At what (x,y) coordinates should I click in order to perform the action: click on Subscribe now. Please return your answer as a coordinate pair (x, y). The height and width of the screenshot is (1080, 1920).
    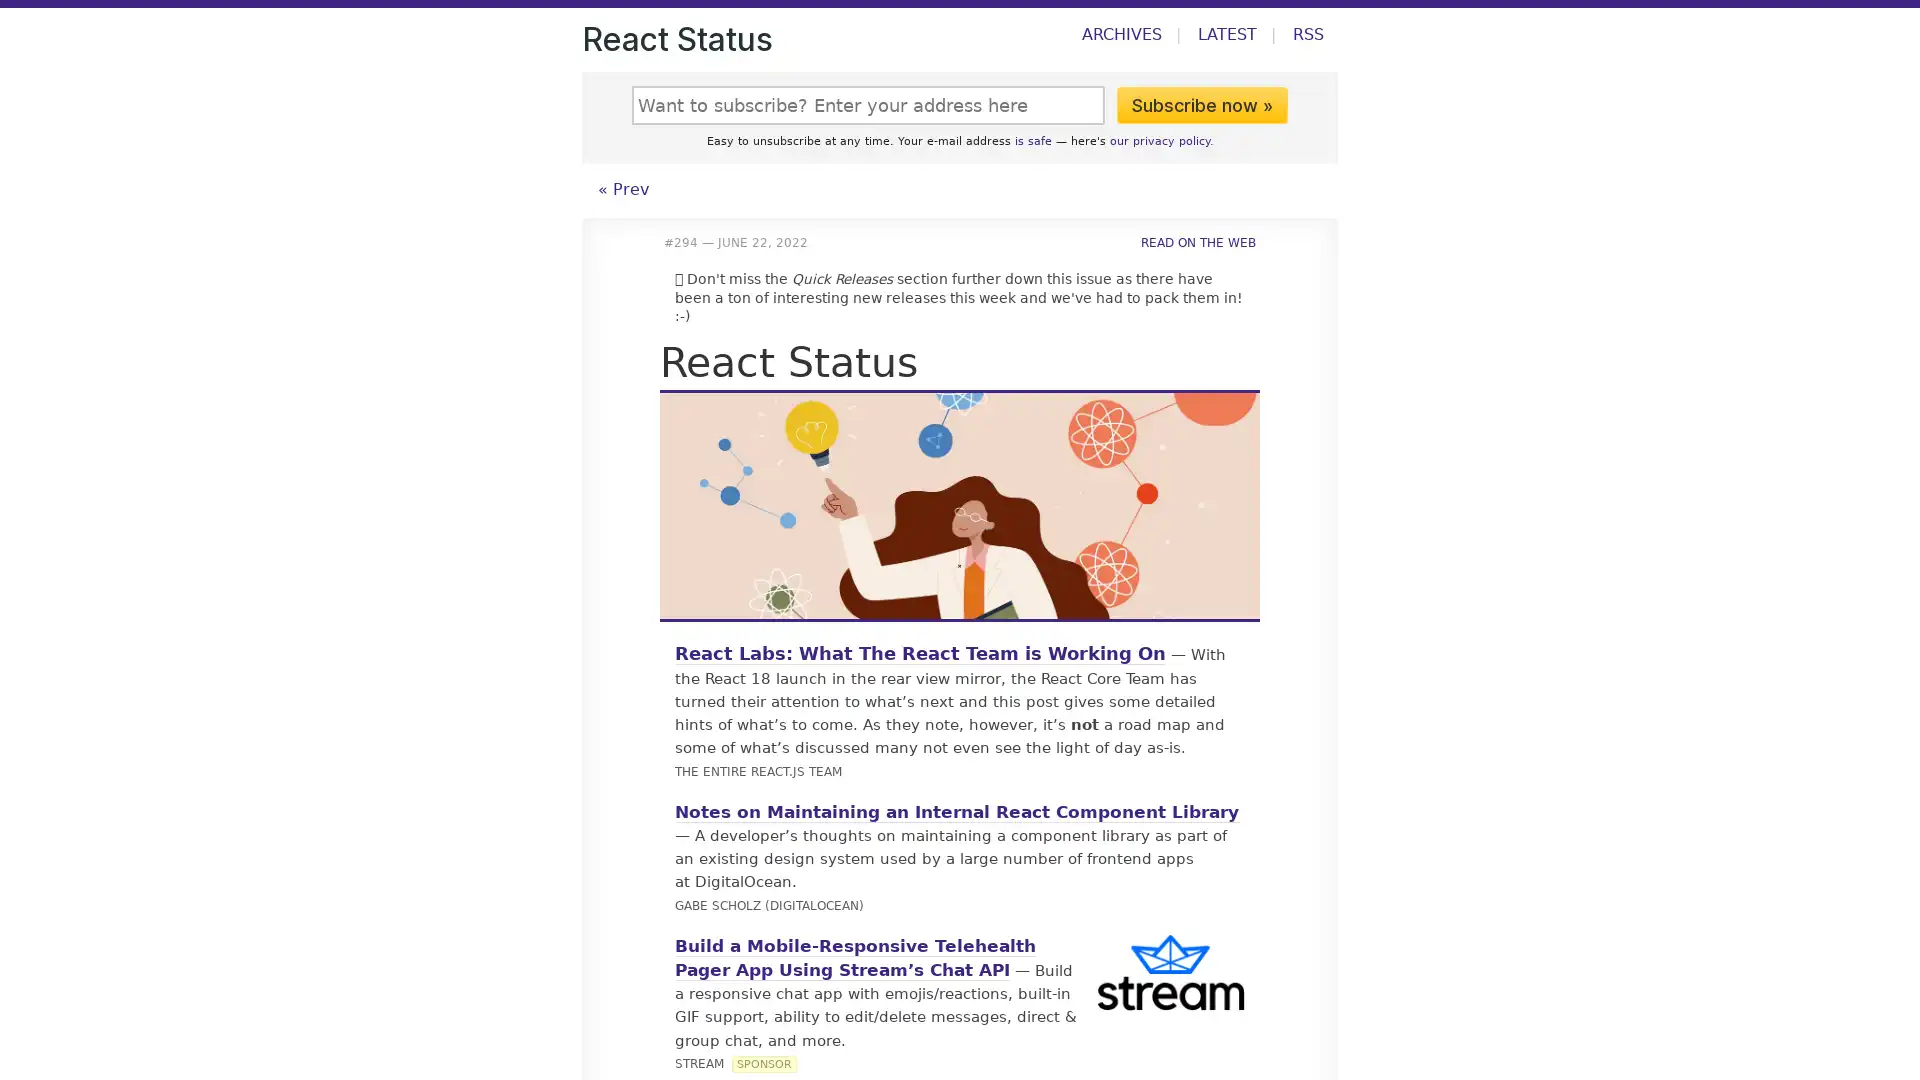
    Looking at the image, I should click on (1201, 105).